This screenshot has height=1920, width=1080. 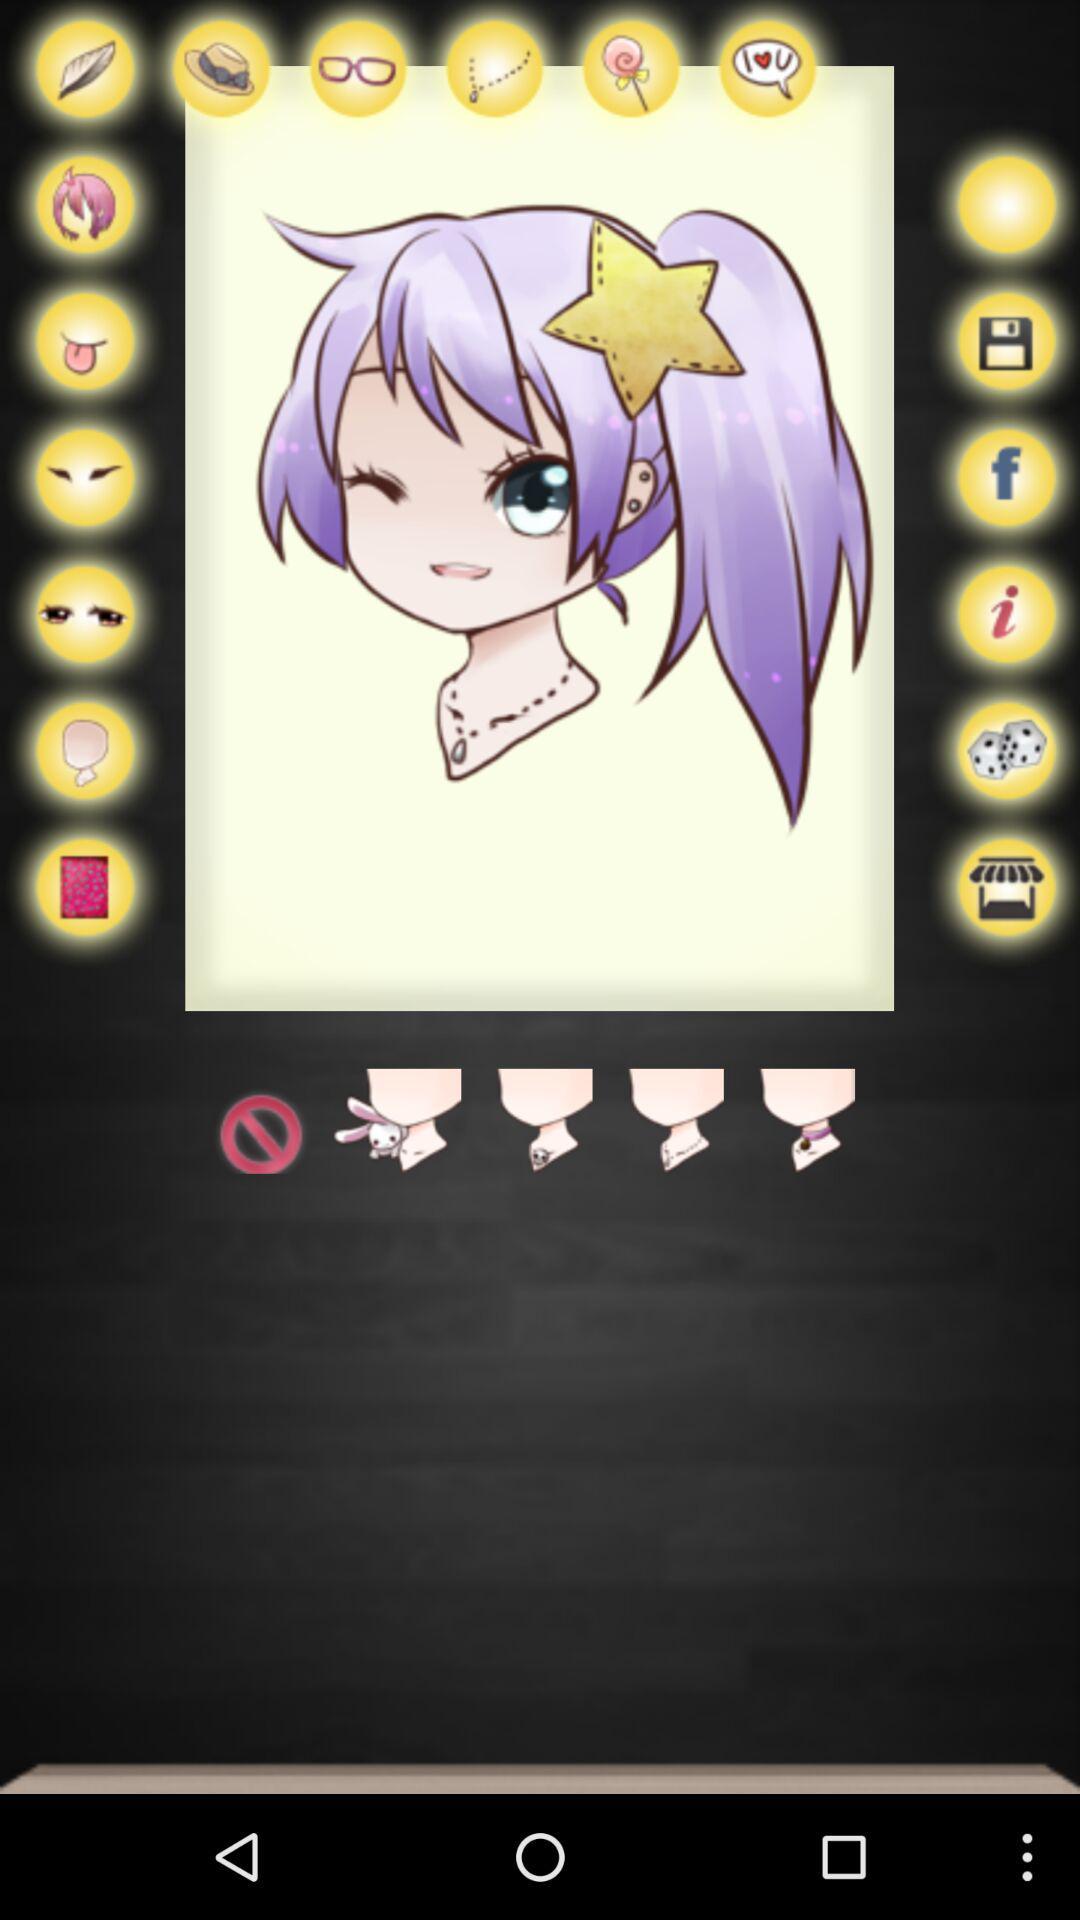 What do you see at coordinates (263, 1200) in the screenshot?
I see `the time icon` at bounding box center [263, 1200].